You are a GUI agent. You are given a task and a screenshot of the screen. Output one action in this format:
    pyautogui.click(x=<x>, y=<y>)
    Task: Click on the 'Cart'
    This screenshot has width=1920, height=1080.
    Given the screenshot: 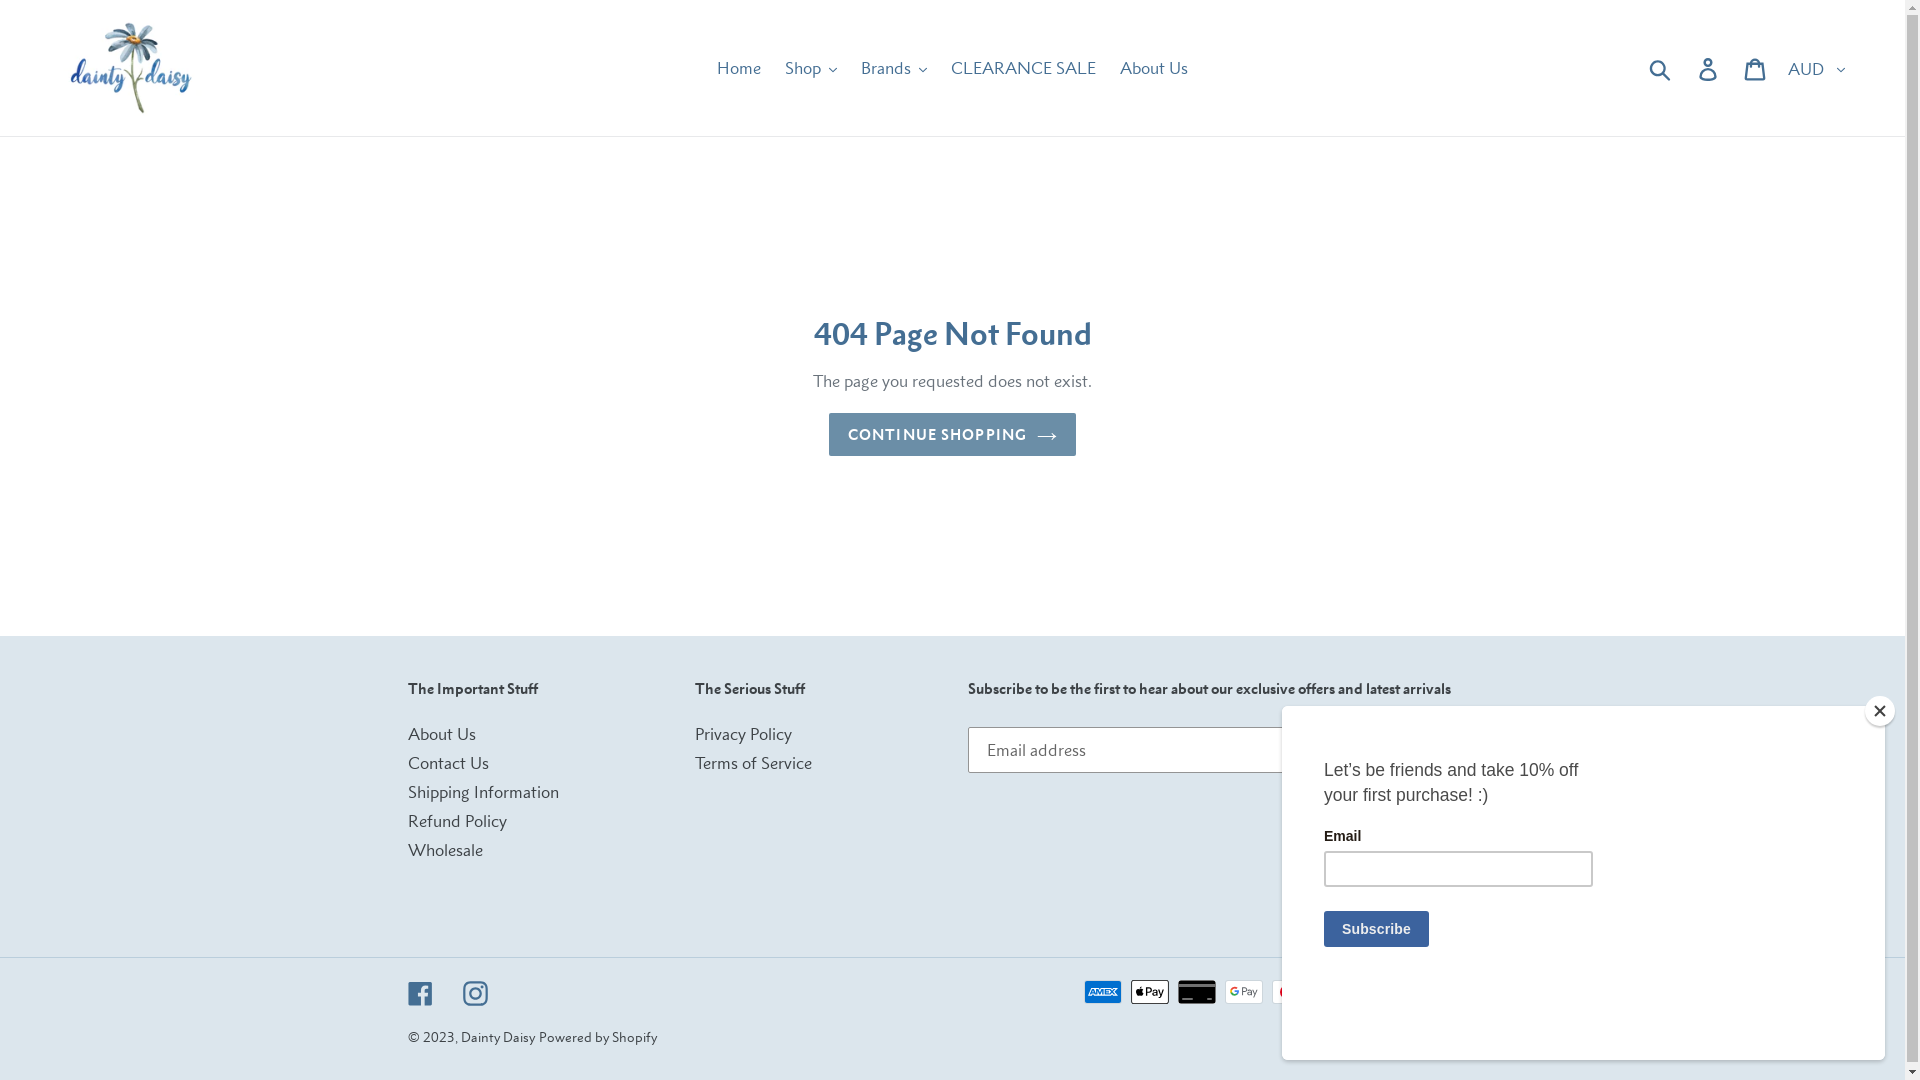 What is the action you would take?
    pyautogui.click(x=1755, y=67)
    